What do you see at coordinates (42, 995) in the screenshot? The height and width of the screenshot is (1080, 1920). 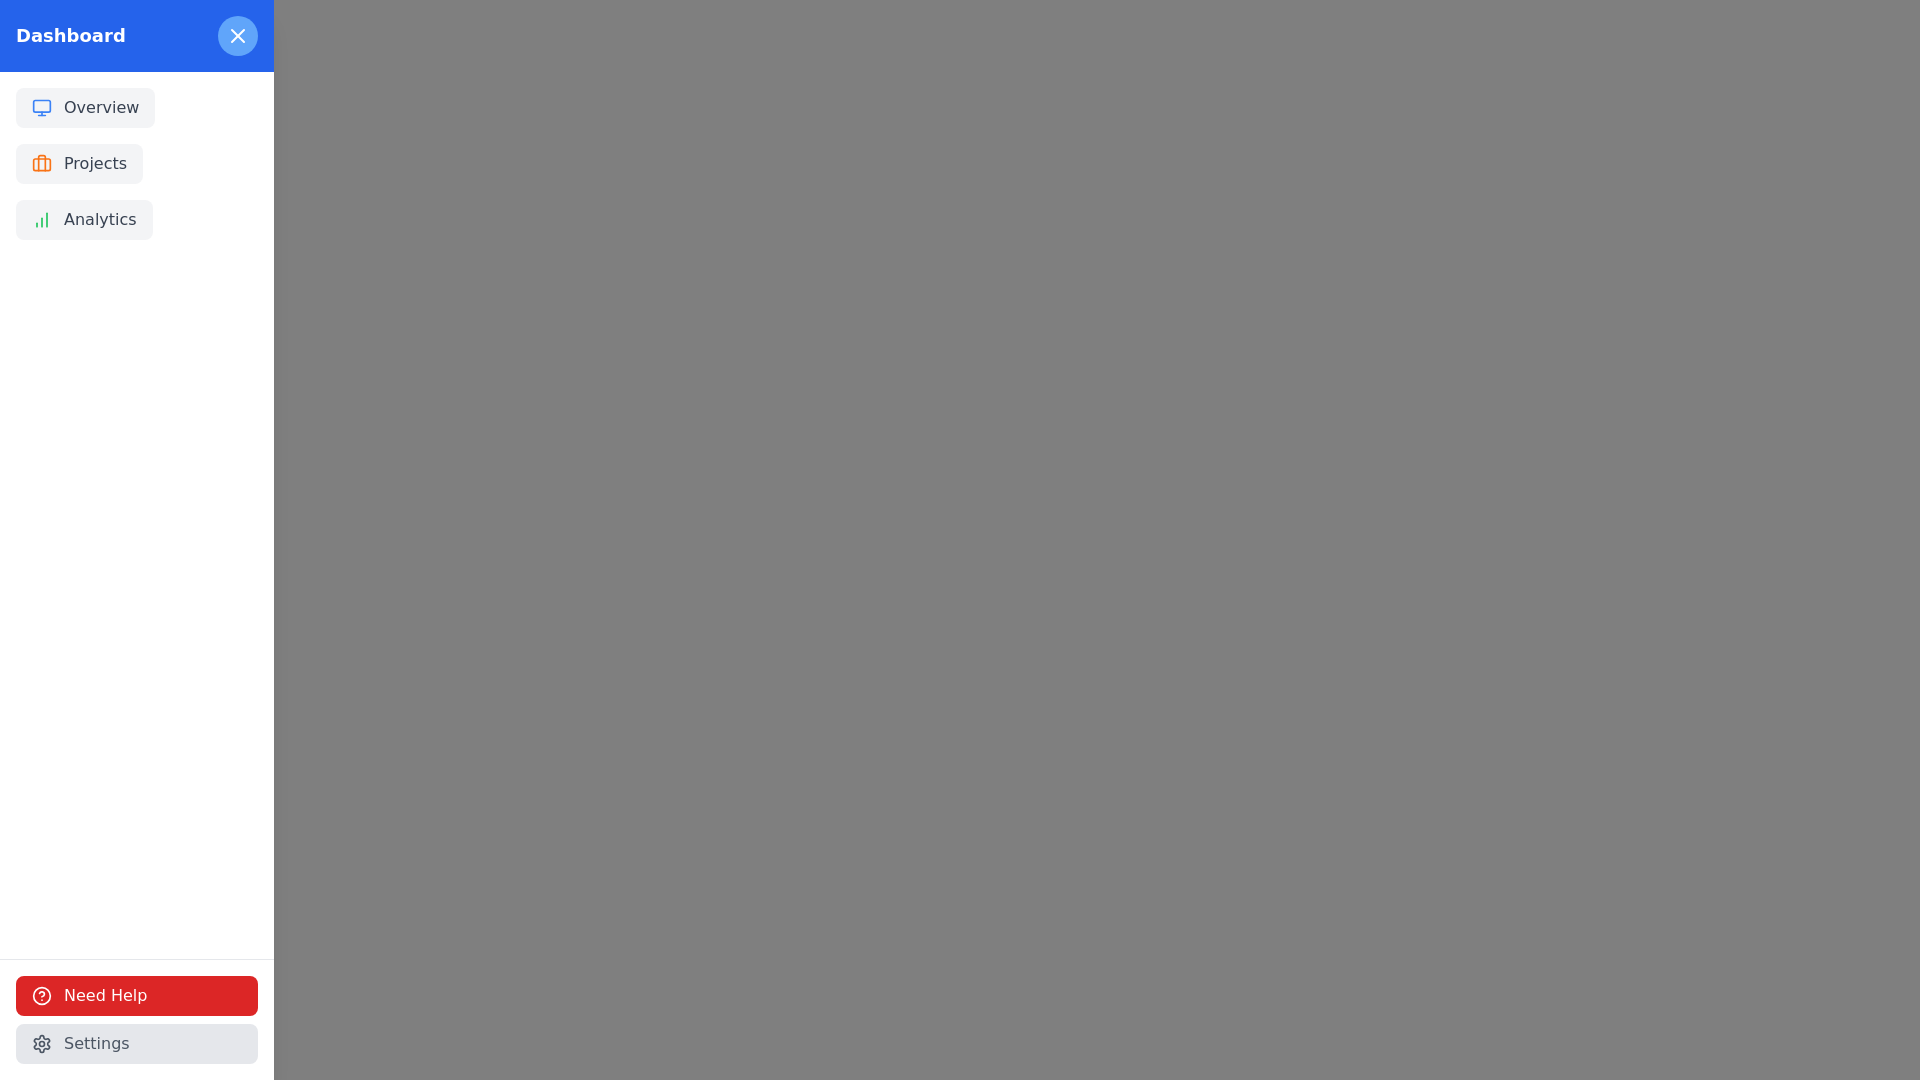 I see `the leftmost icon of the 'Need Help' button located at the bottom left of the application interface` at bounding box center [42, 995].